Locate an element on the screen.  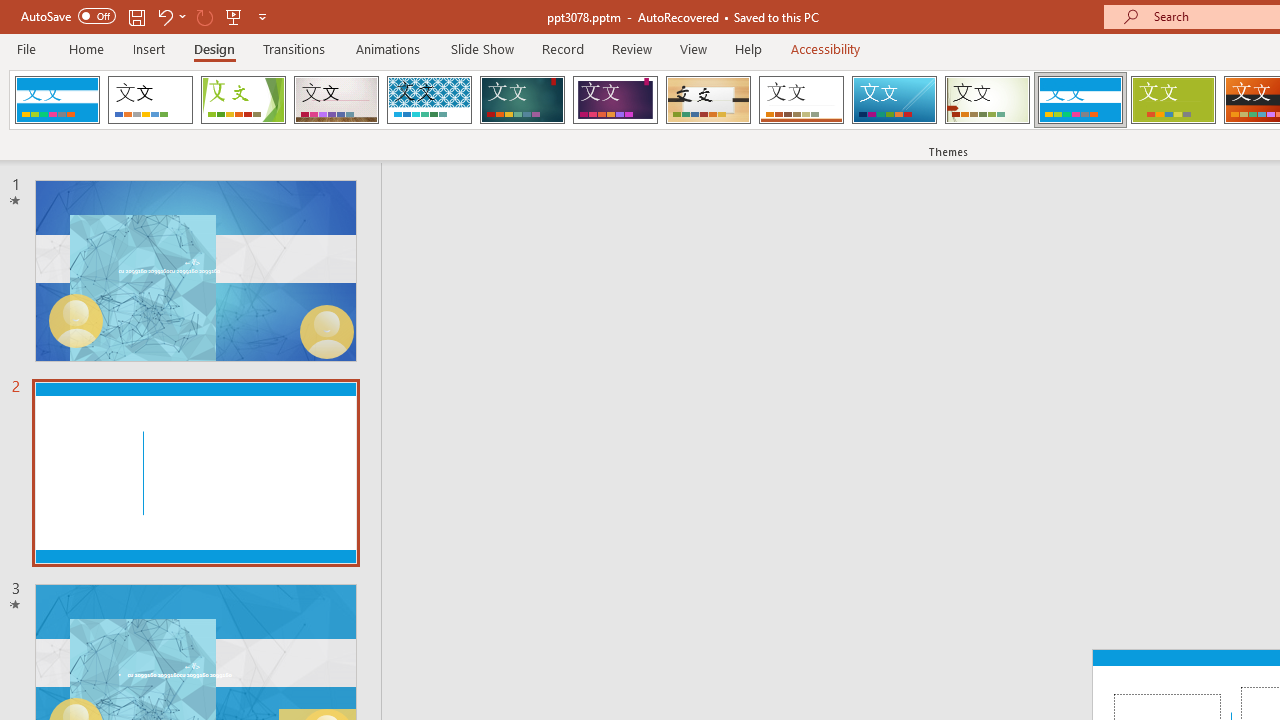
'Banded' is located at coordinates (1079, 100).